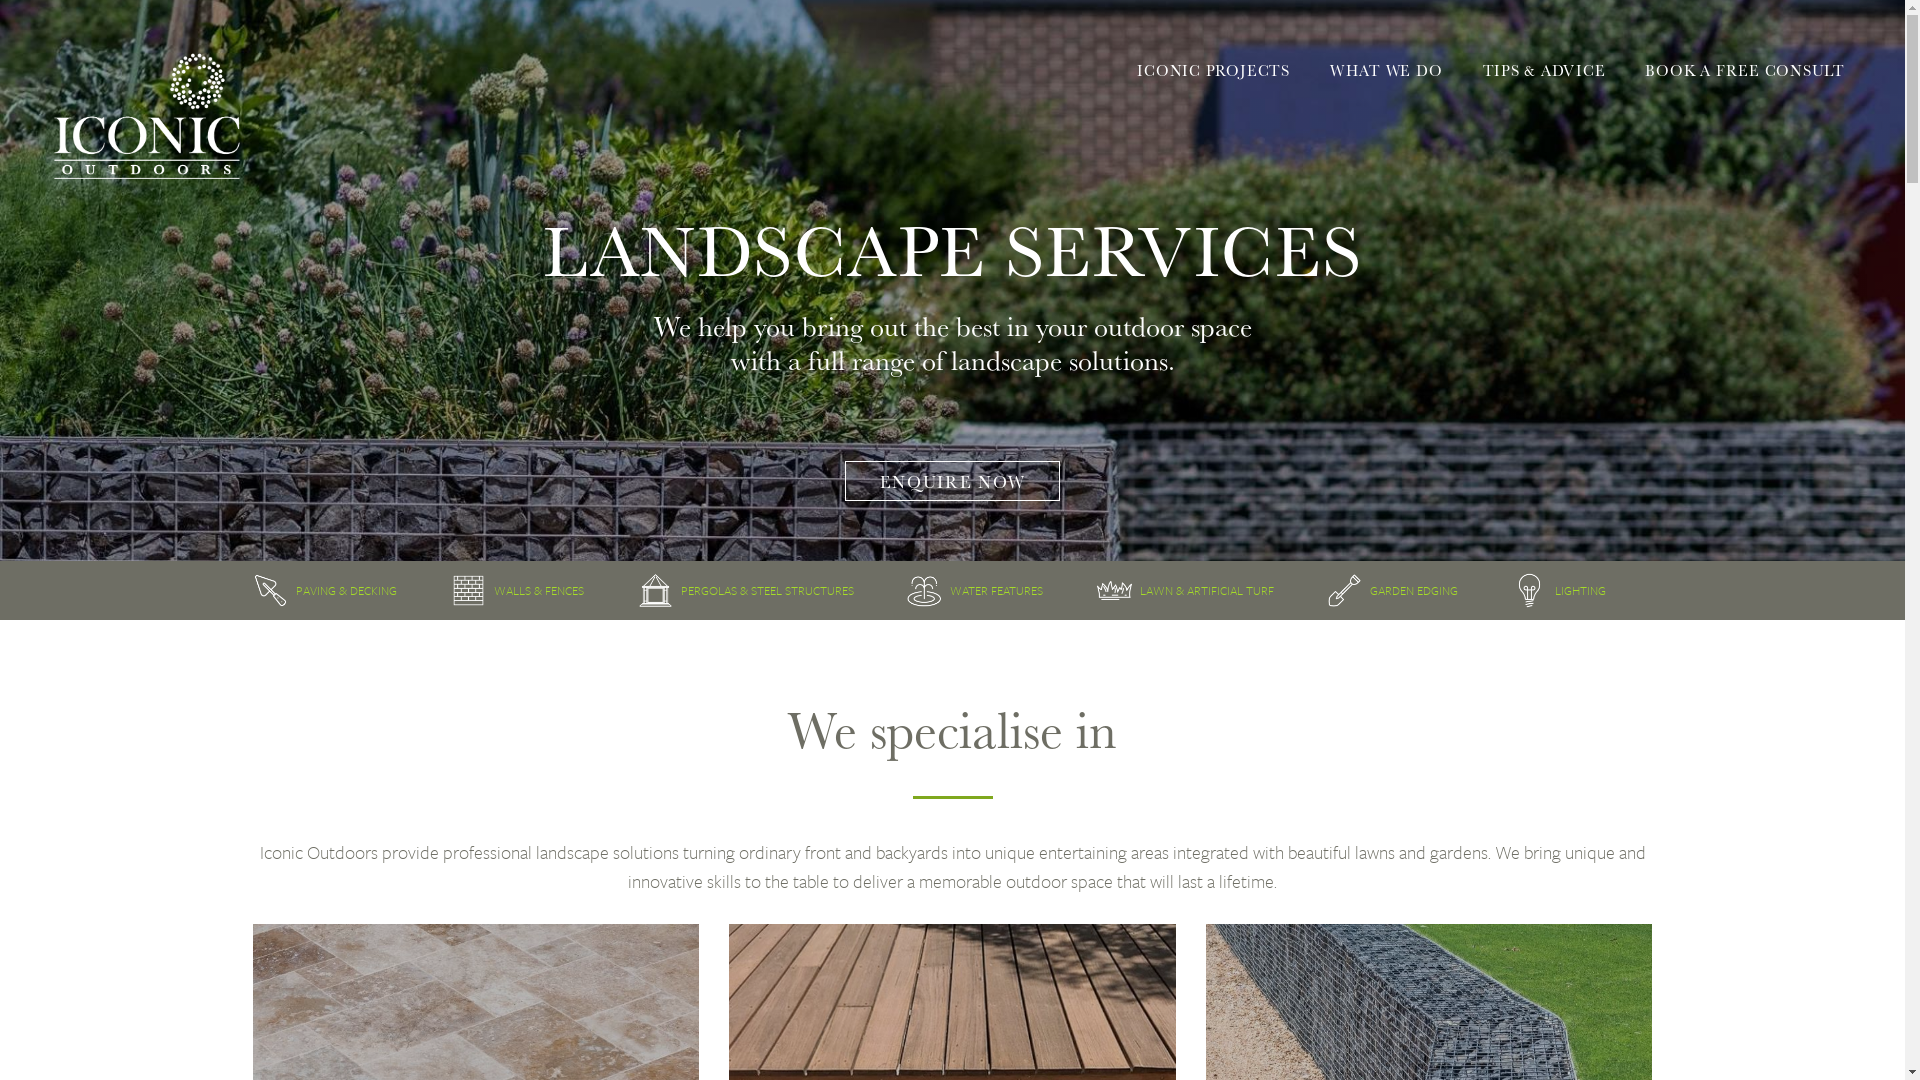  What do you see at coordinates (952, 480) in the screenshot?
I see `'ENQUIRE NOW'` at bounding box center [952, 480].